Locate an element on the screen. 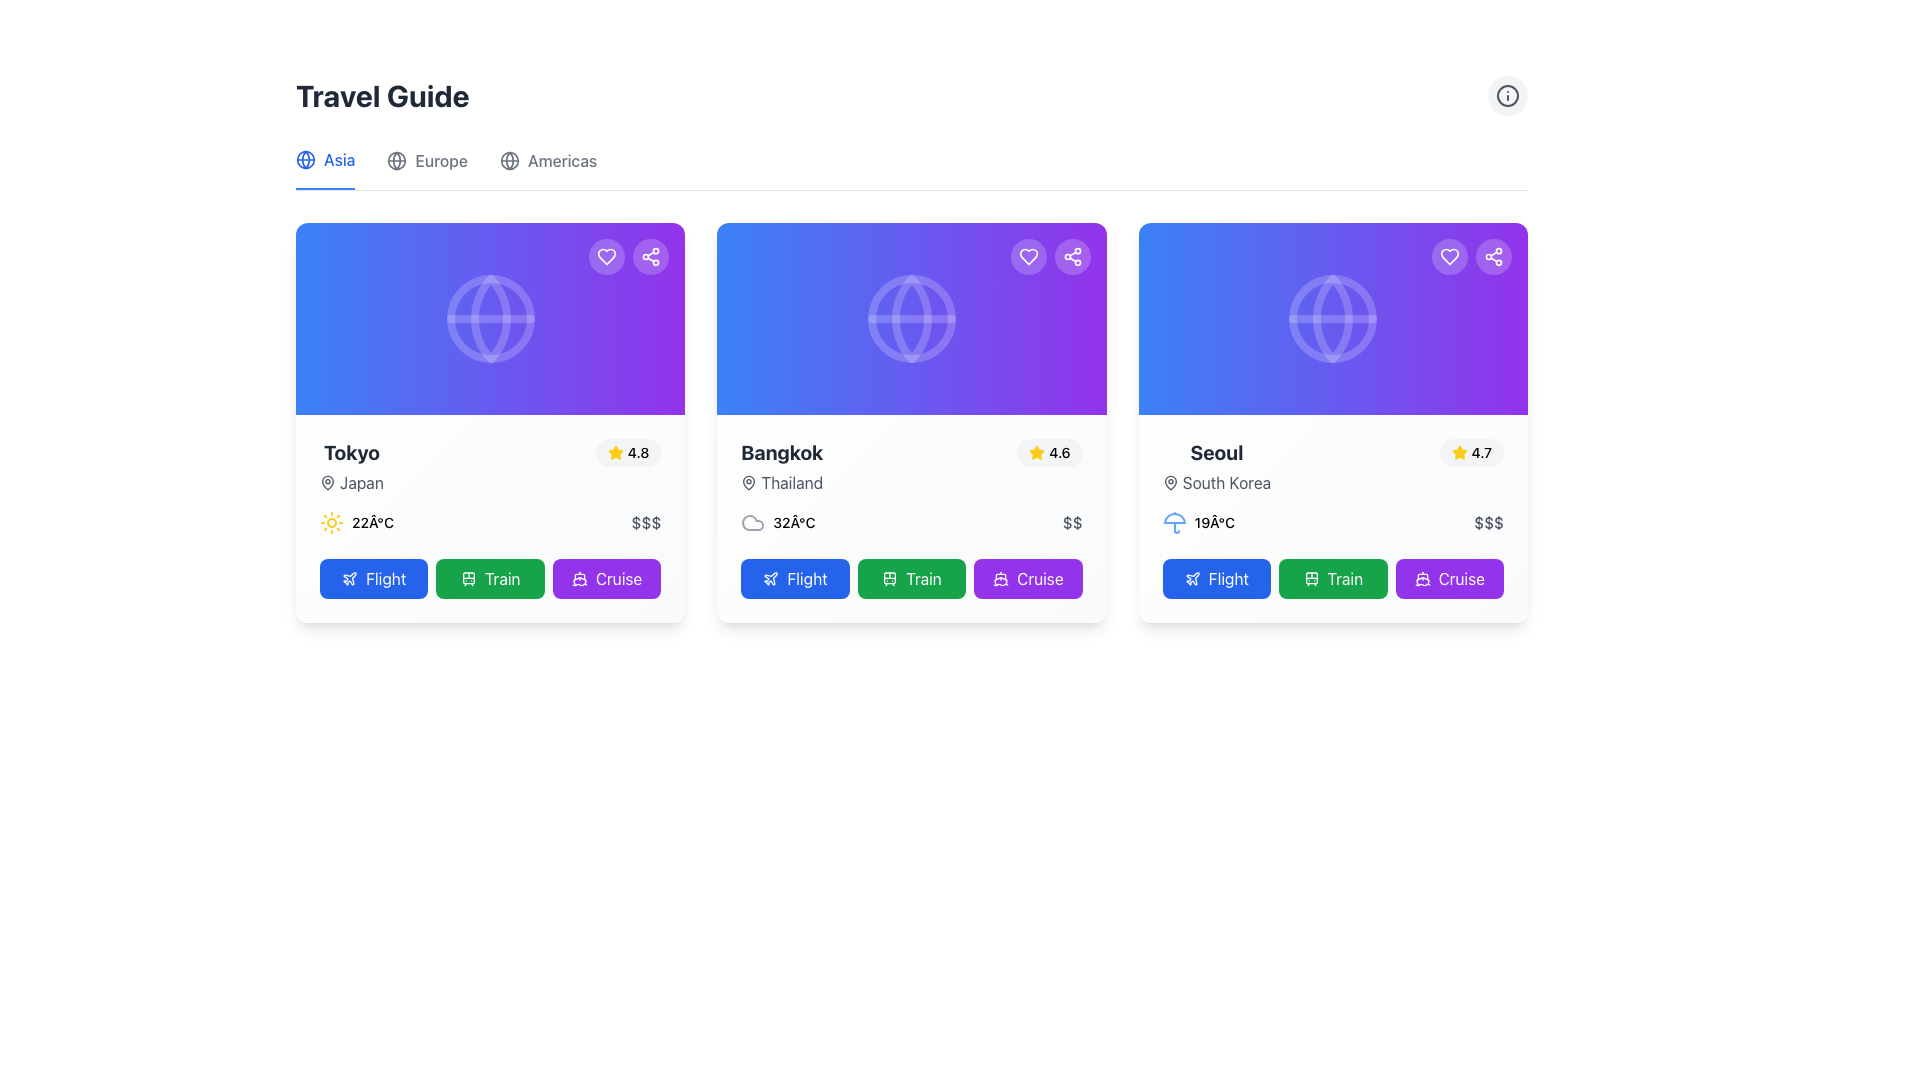  the SVG icon that represents the 'Train' button, which is located at the start of the green button labeled 'Train' in the bottom button row of the first card ('Tokyo') is located at coordinates (467, 578).